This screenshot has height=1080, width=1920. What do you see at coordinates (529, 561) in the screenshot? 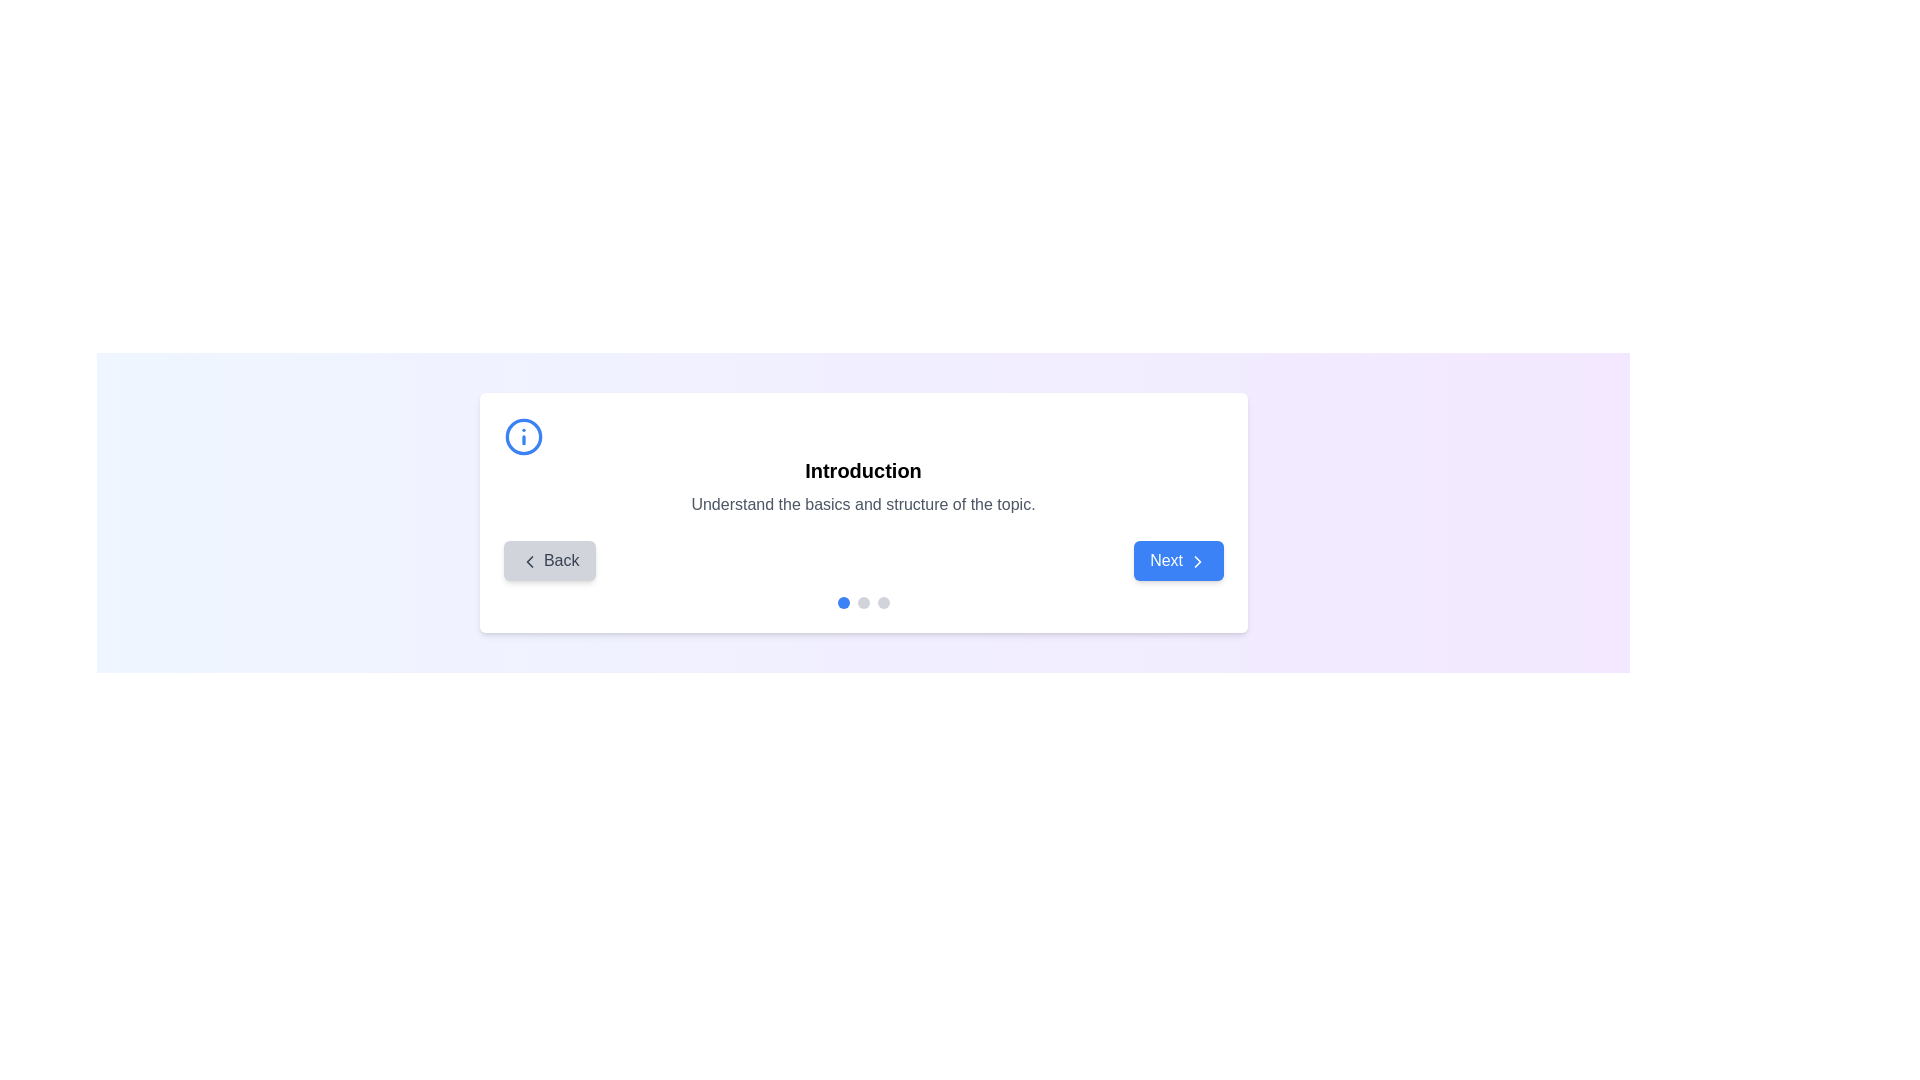
I see `the left-pointing arrow icon located inside the 'Back' button to trigger visual feedback` at bounding box center [529, 561].